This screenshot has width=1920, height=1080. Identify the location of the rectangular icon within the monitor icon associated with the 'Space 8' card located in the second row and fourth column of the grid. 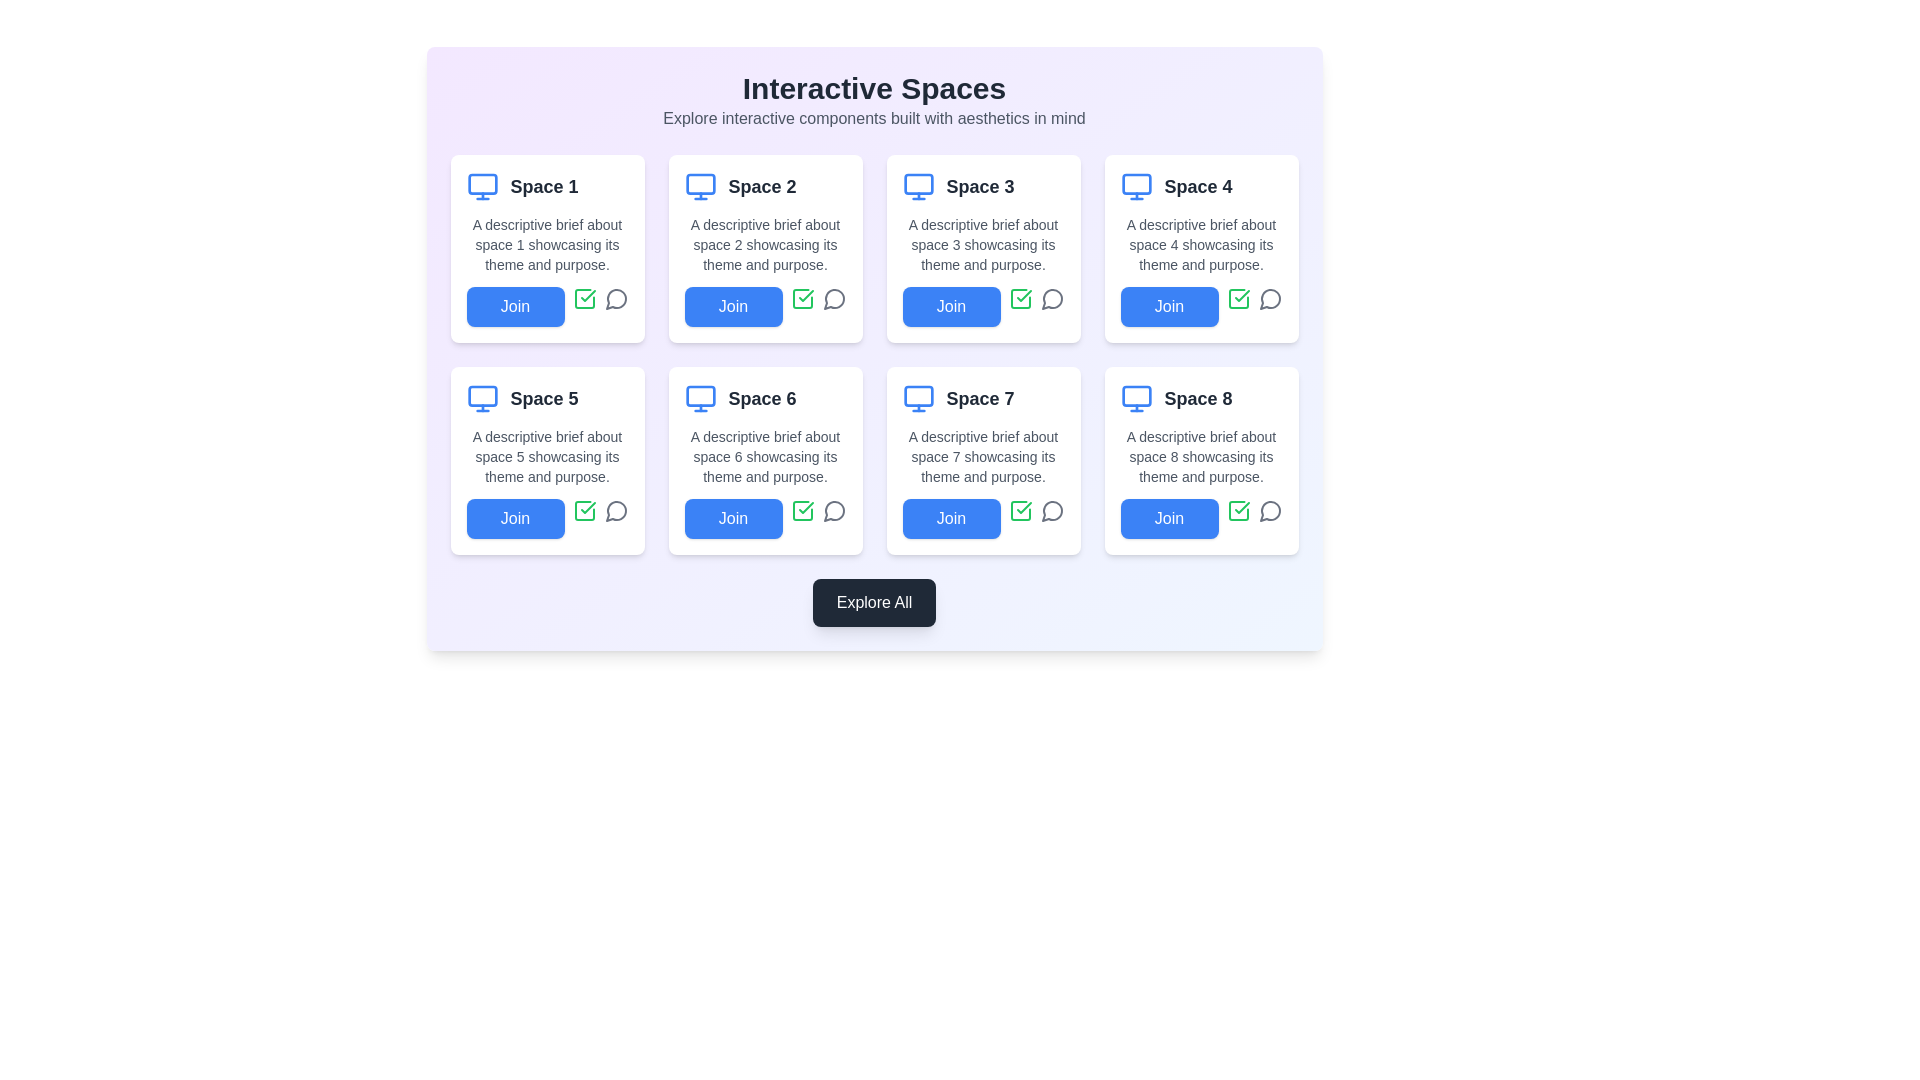
(1136, 396).